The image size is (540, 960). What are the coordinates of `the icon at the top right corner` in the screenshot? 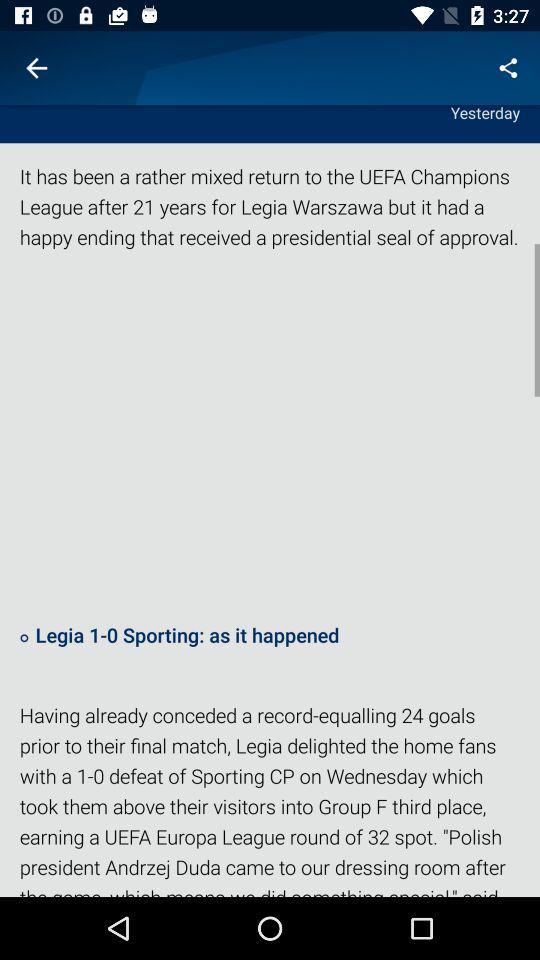 It's located at (508, 68).